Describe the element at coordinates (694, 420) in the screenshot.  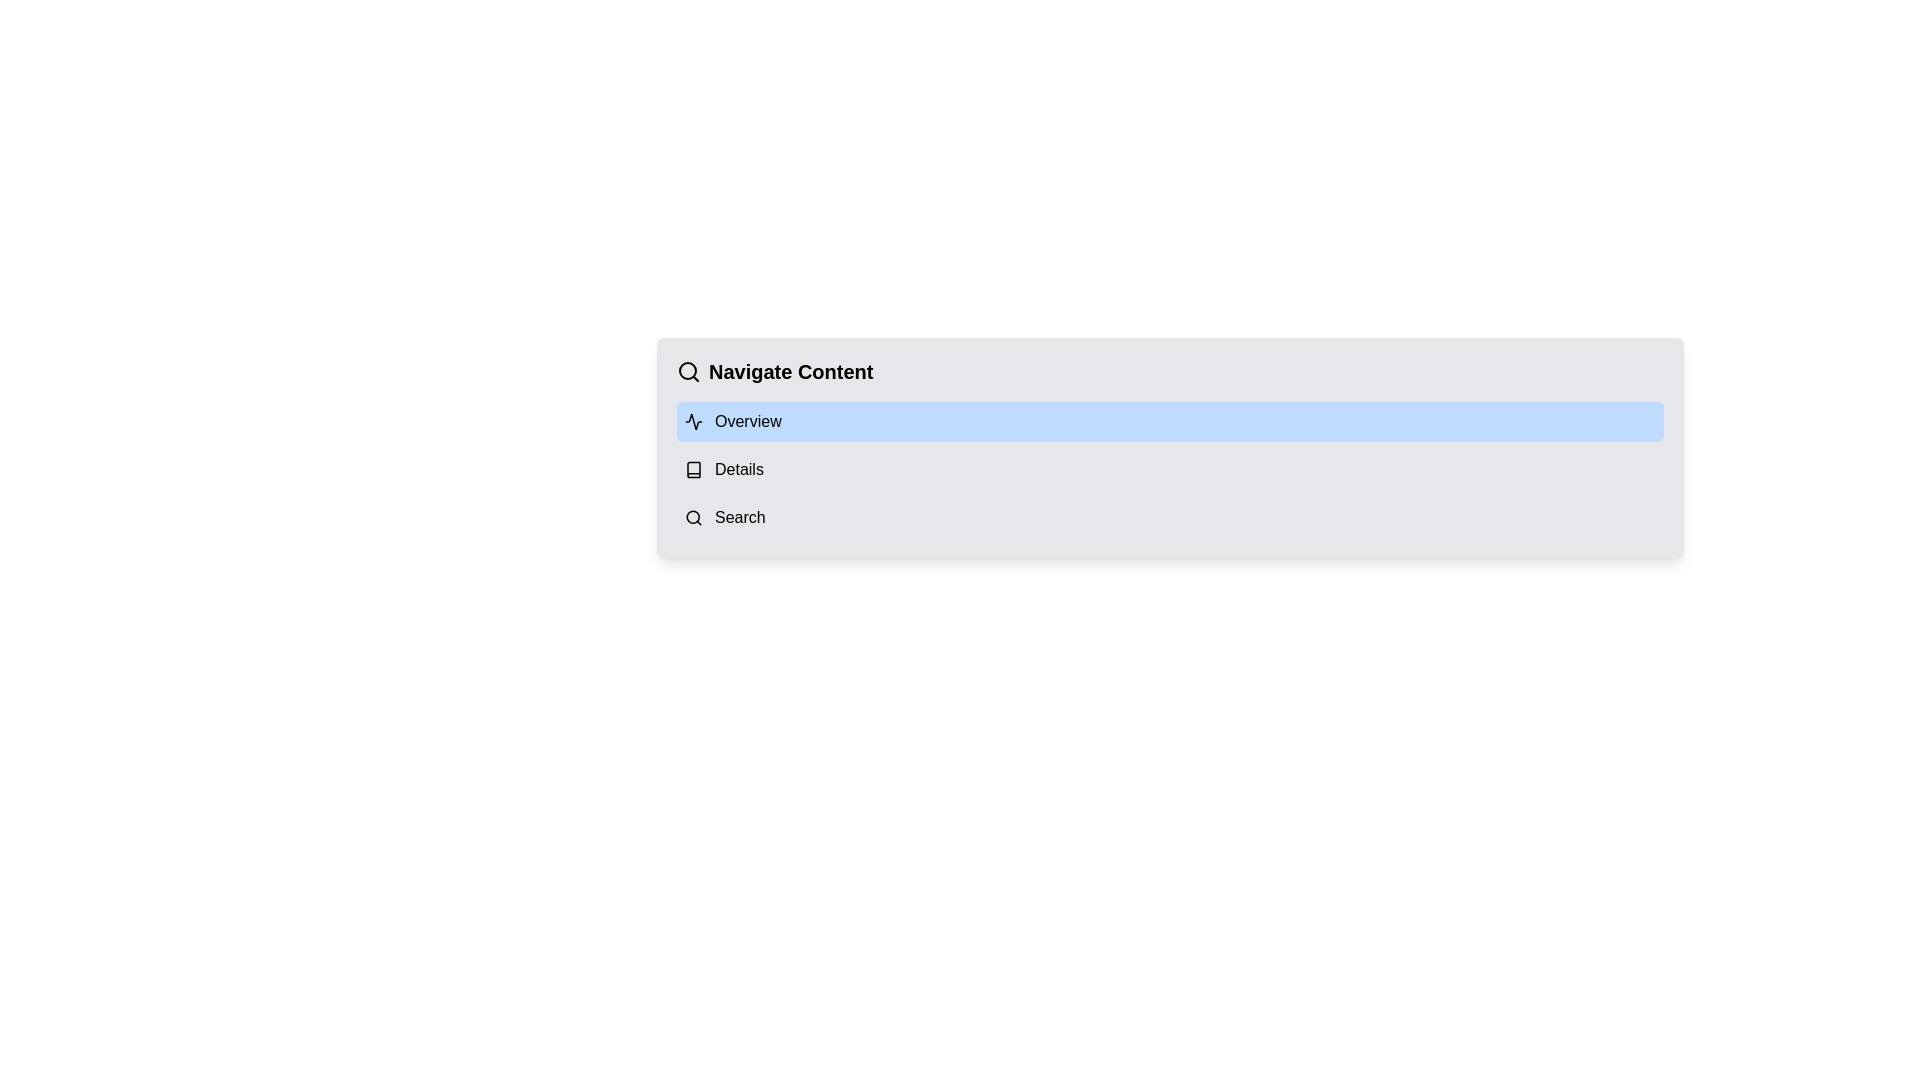
I see `the SVG icon representing an activity-related design, located to the left of the text 'Overview' in the navigation panel` at that location.